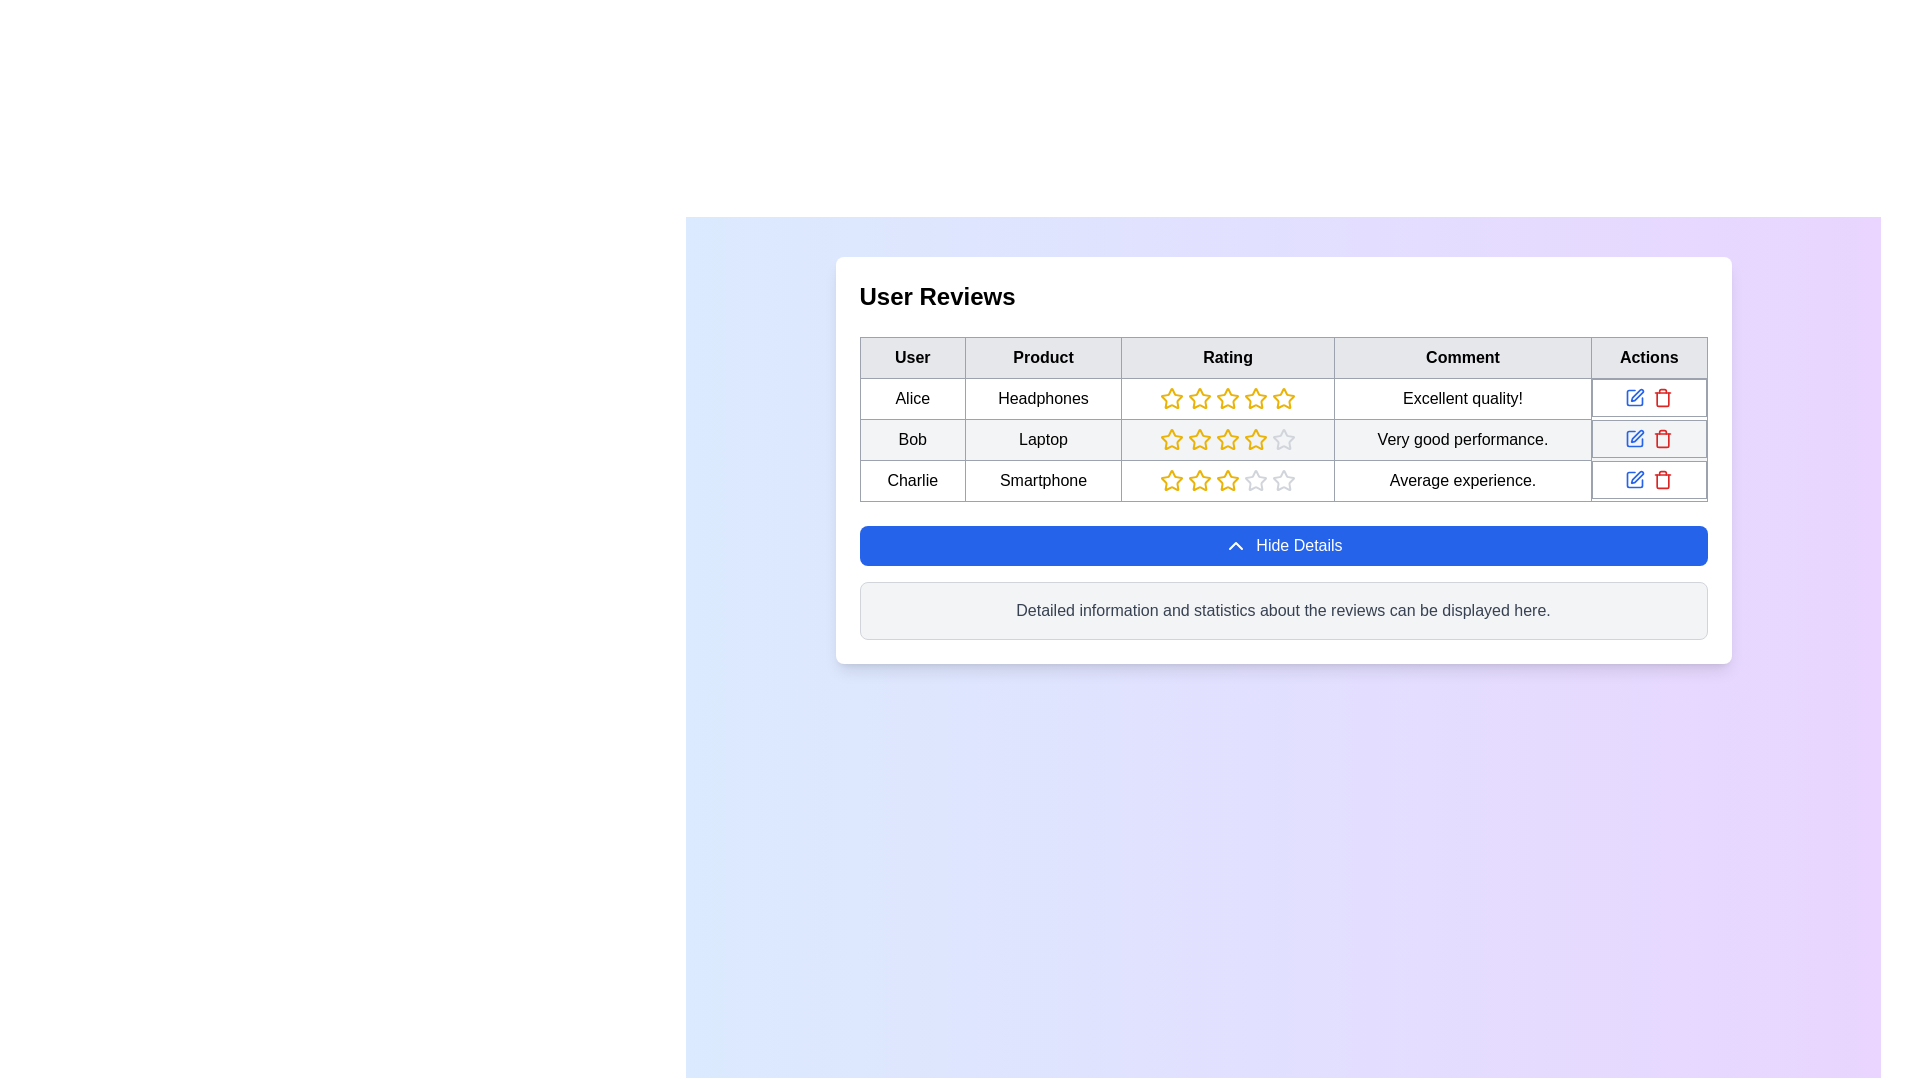 The image size is (1920, 1080). What do you see at coordinates (1255, 480) in the screenshot?
I see `the third star icon representing the rating for the 'Charlie - Smartphone' review` at bounding box center [1255, 480].